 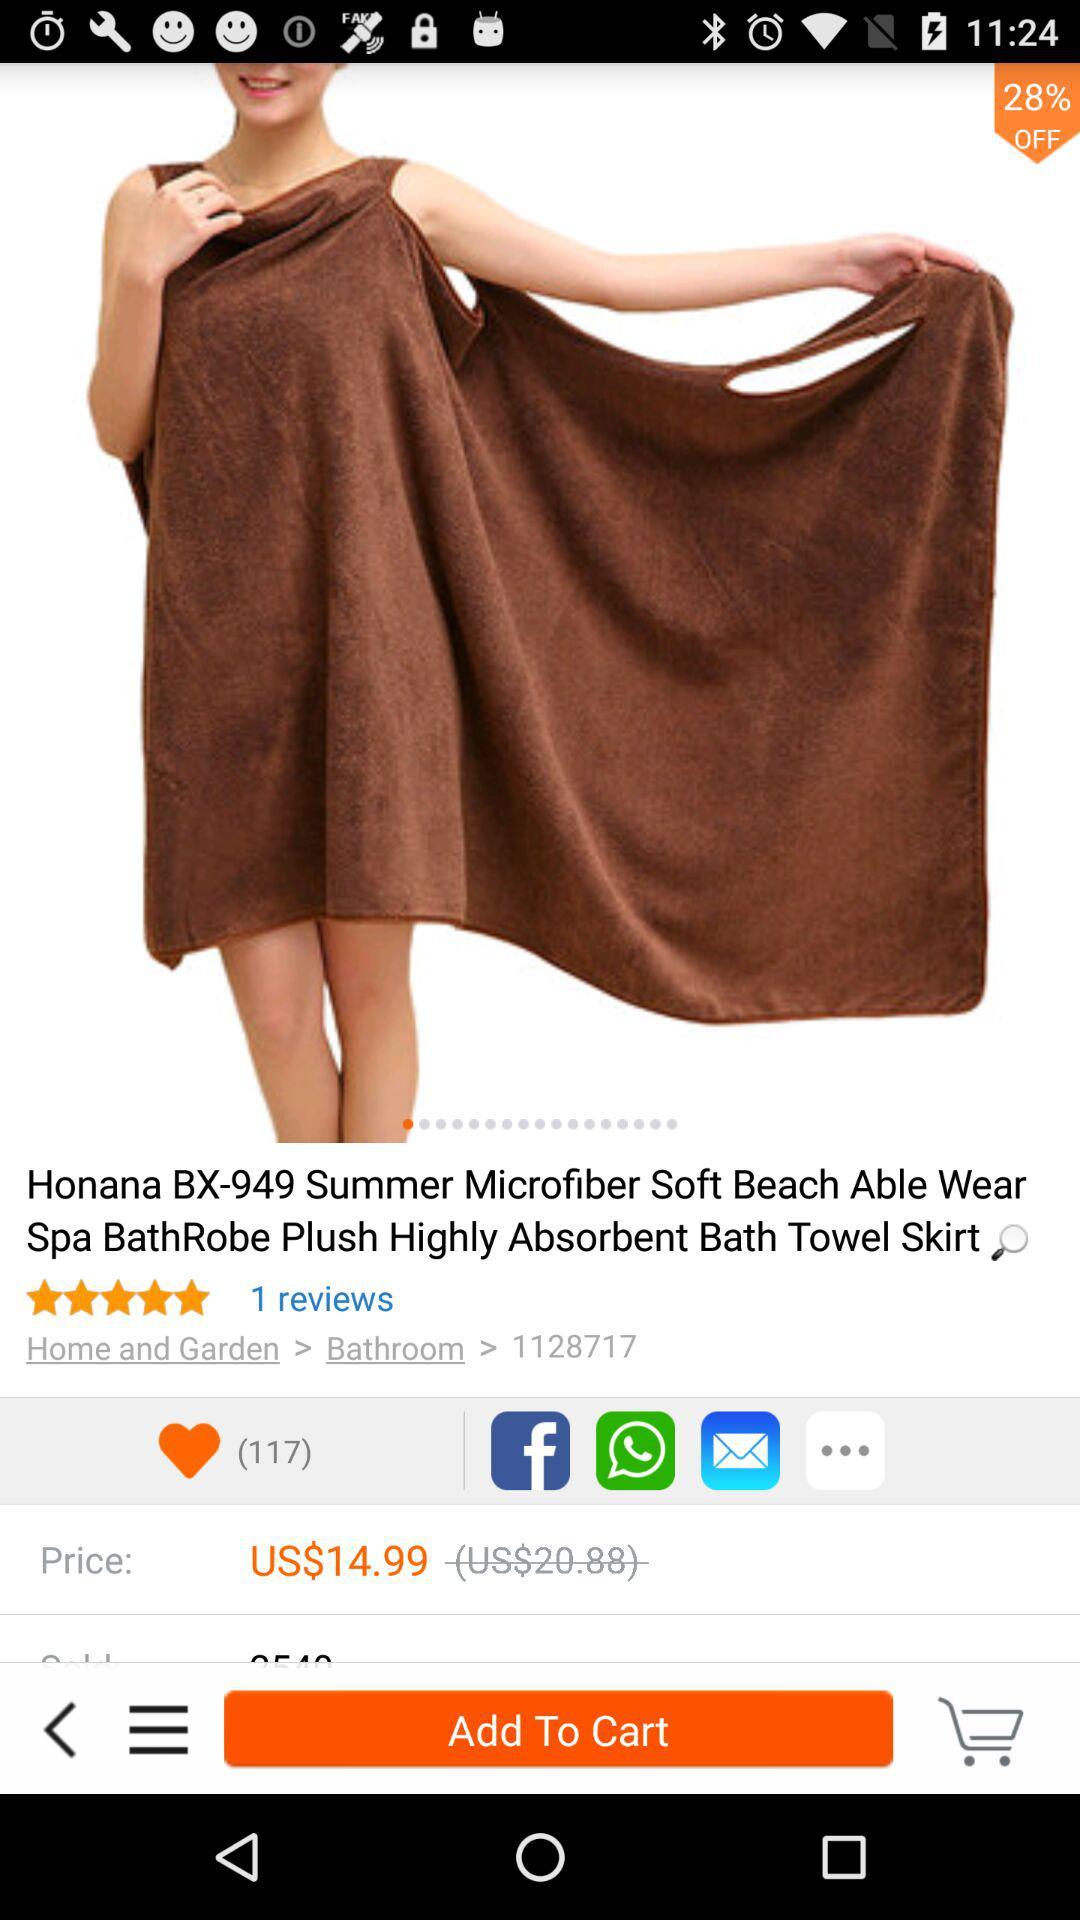 What do you see at coordinates (423, 1124) in the screenshot?
I see `product image` at bounding box center [423, 1124].